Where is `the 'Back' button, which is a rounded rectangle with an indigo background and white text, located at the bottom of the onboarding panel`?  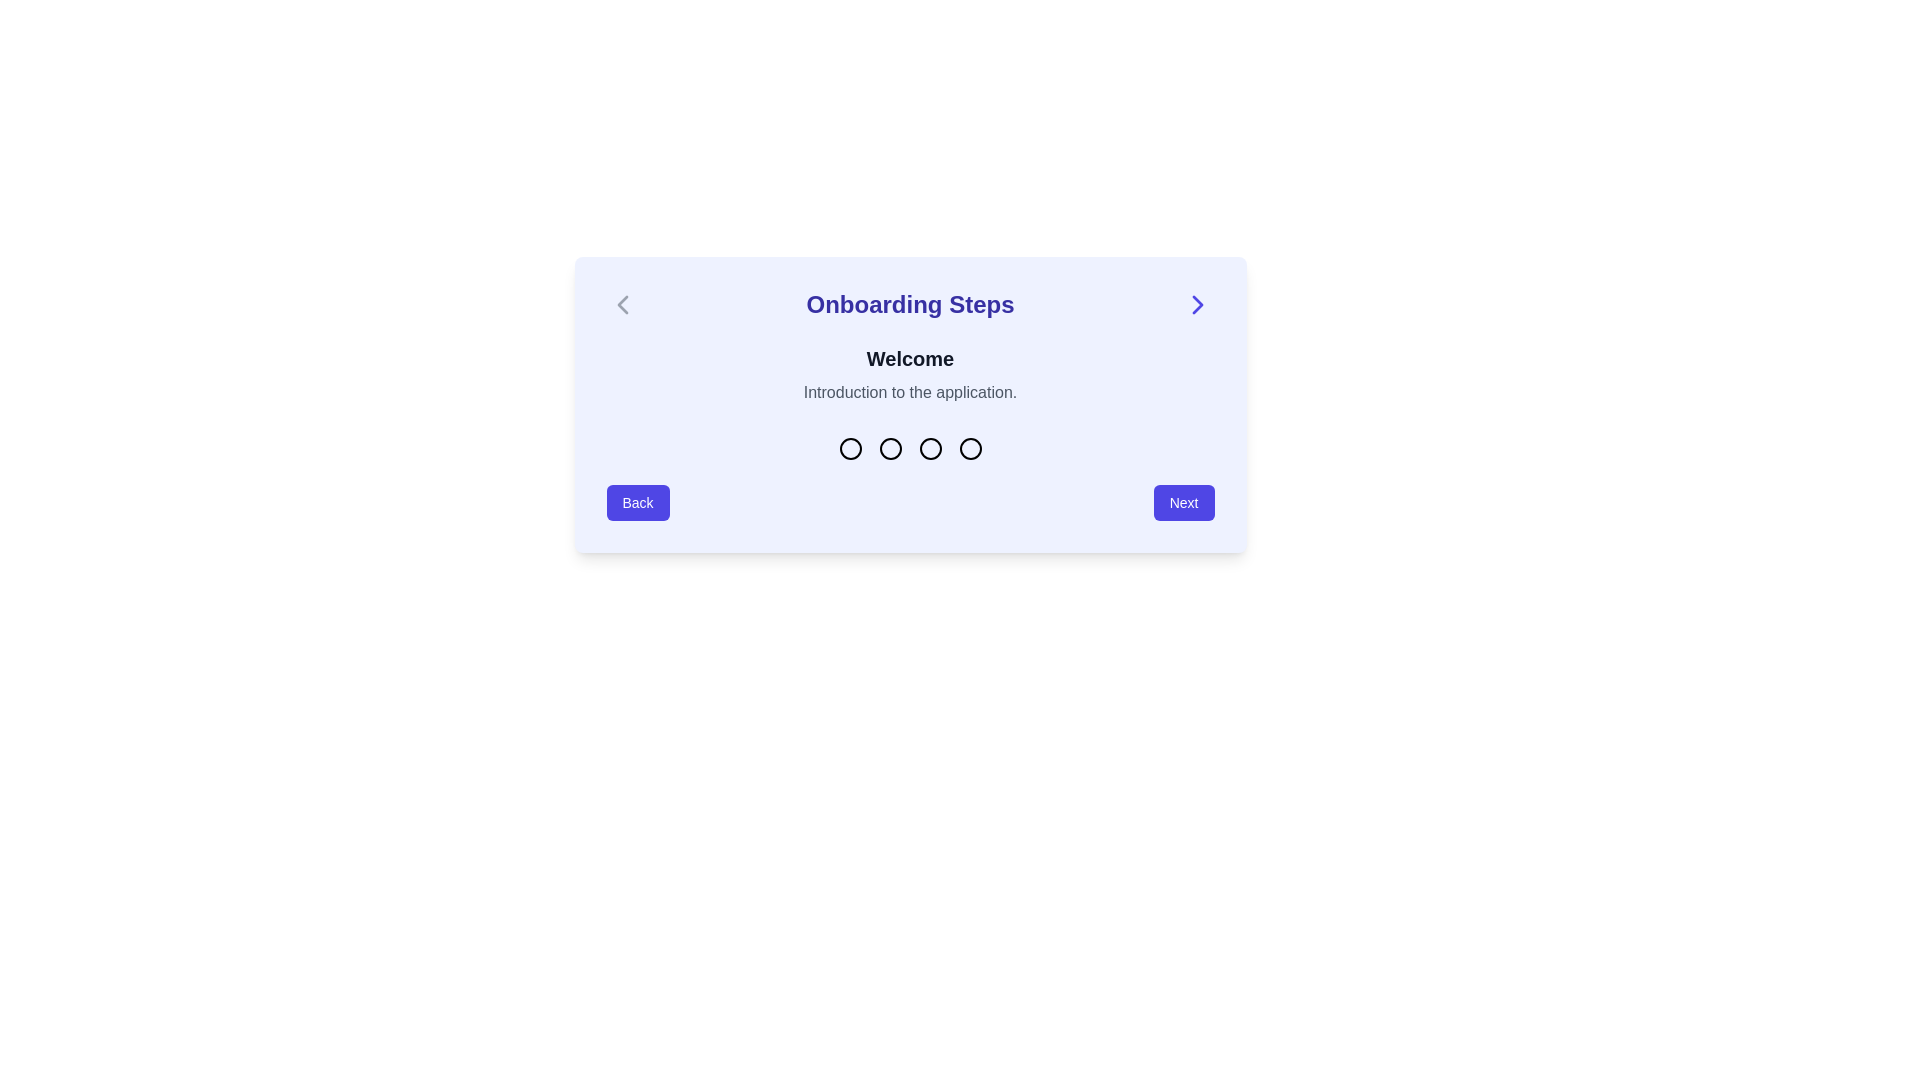
the 'Back' button, which is a rounded rectangle with an indigo background and white text, located at the bottom of the onboarding panel is located at coordinates (637, 501).